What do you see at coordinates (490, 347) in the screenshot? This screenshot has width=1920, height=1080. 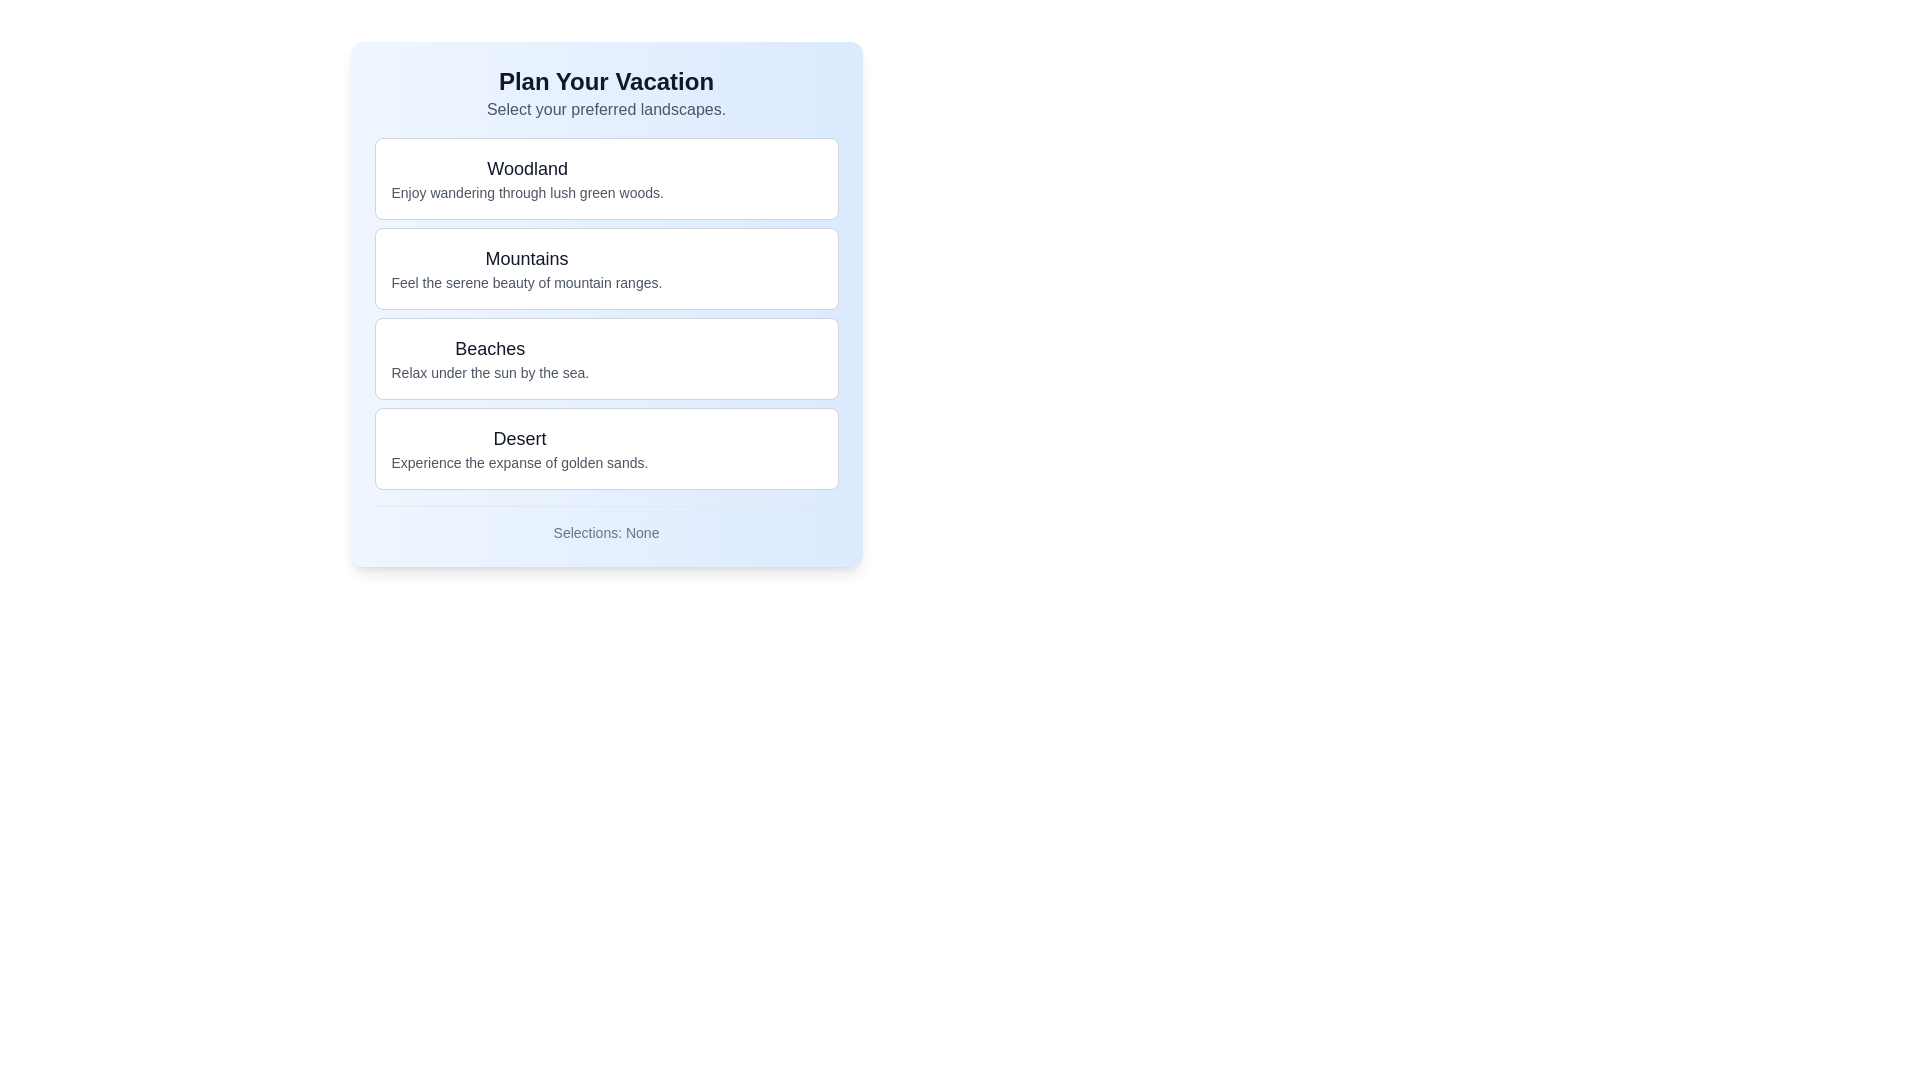 I see `the 'Beaches' Label/Text Header, which is the title of the current selection card, positioned within the third card from the top in a vertical stack, above the descriptive text 'Relax under the sun by the sea.'` at bounding box center [490, 347].